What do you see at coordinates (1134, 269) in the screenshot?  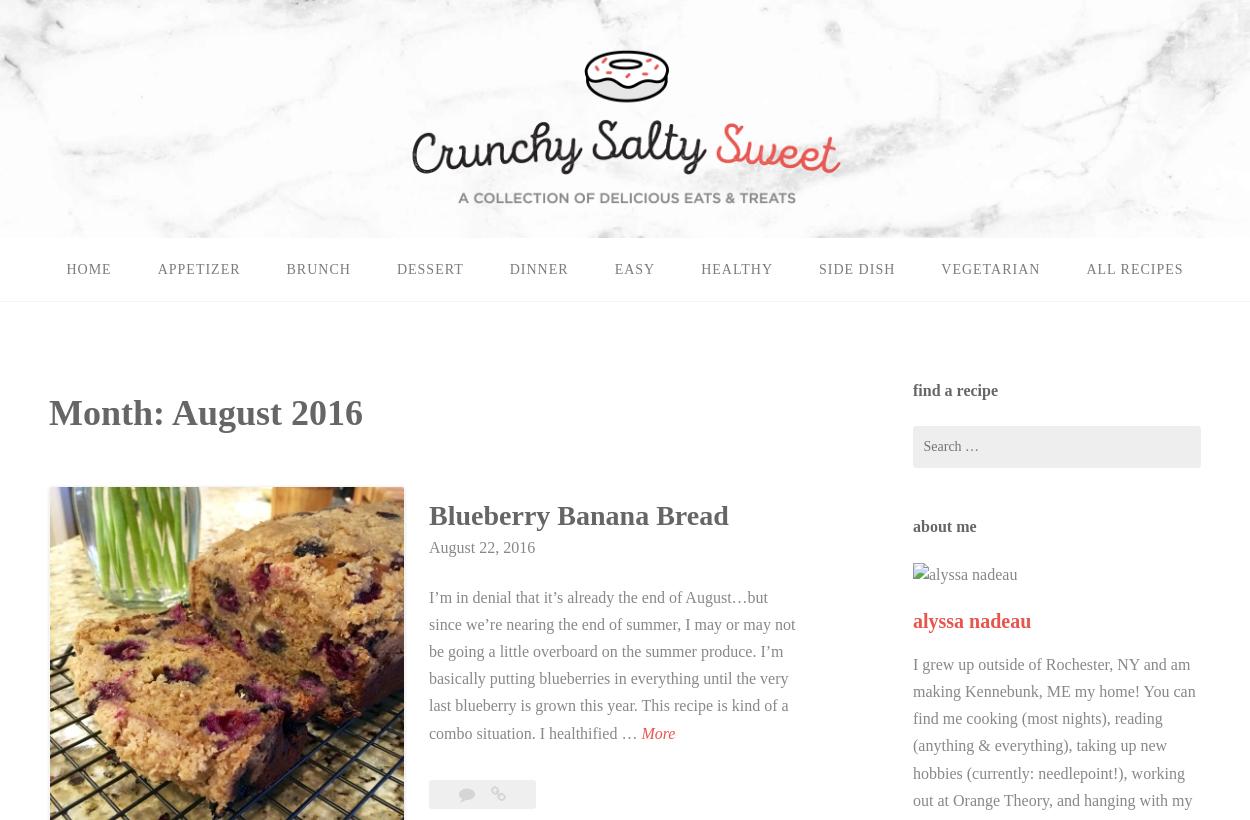 I see `'all recipes'` at bounding box center [1134, 269].